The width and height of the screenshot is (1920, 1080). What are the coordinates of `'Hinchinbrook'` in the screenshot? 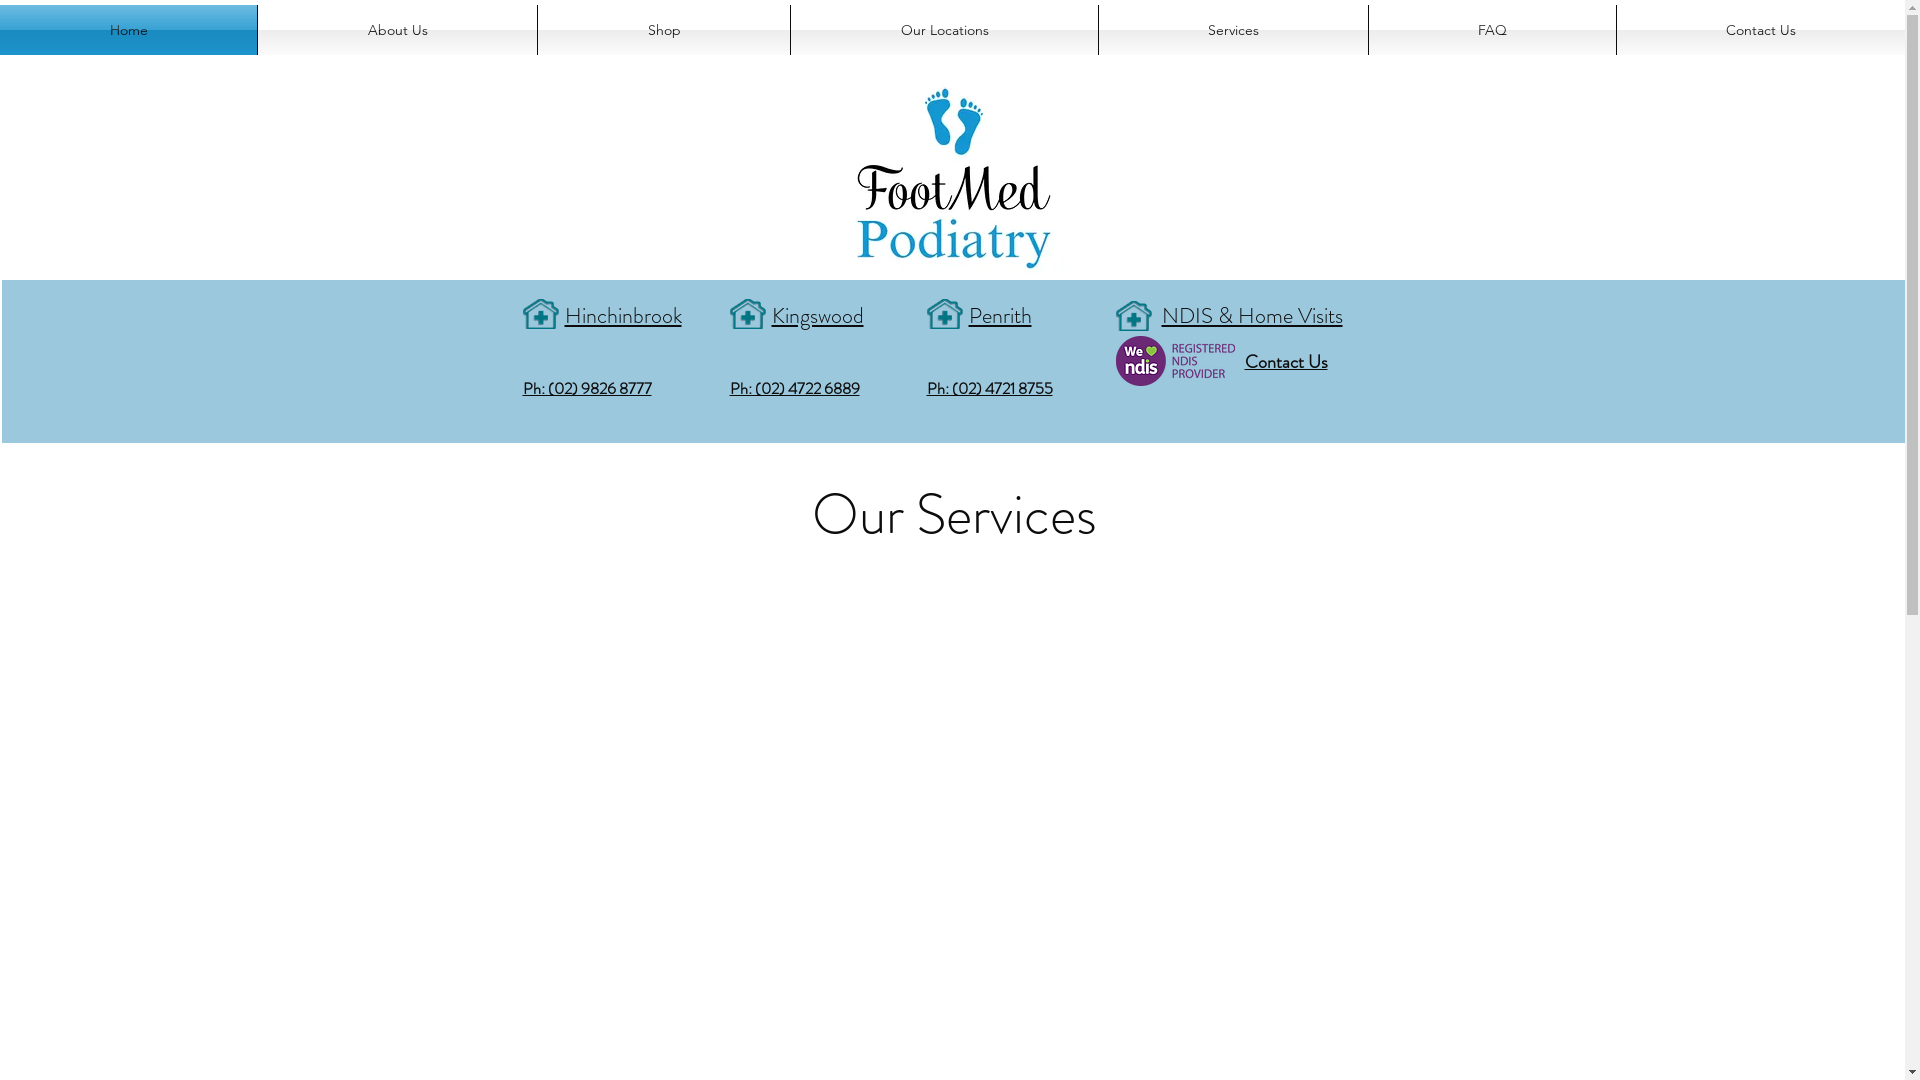 It's located at (563, 312).